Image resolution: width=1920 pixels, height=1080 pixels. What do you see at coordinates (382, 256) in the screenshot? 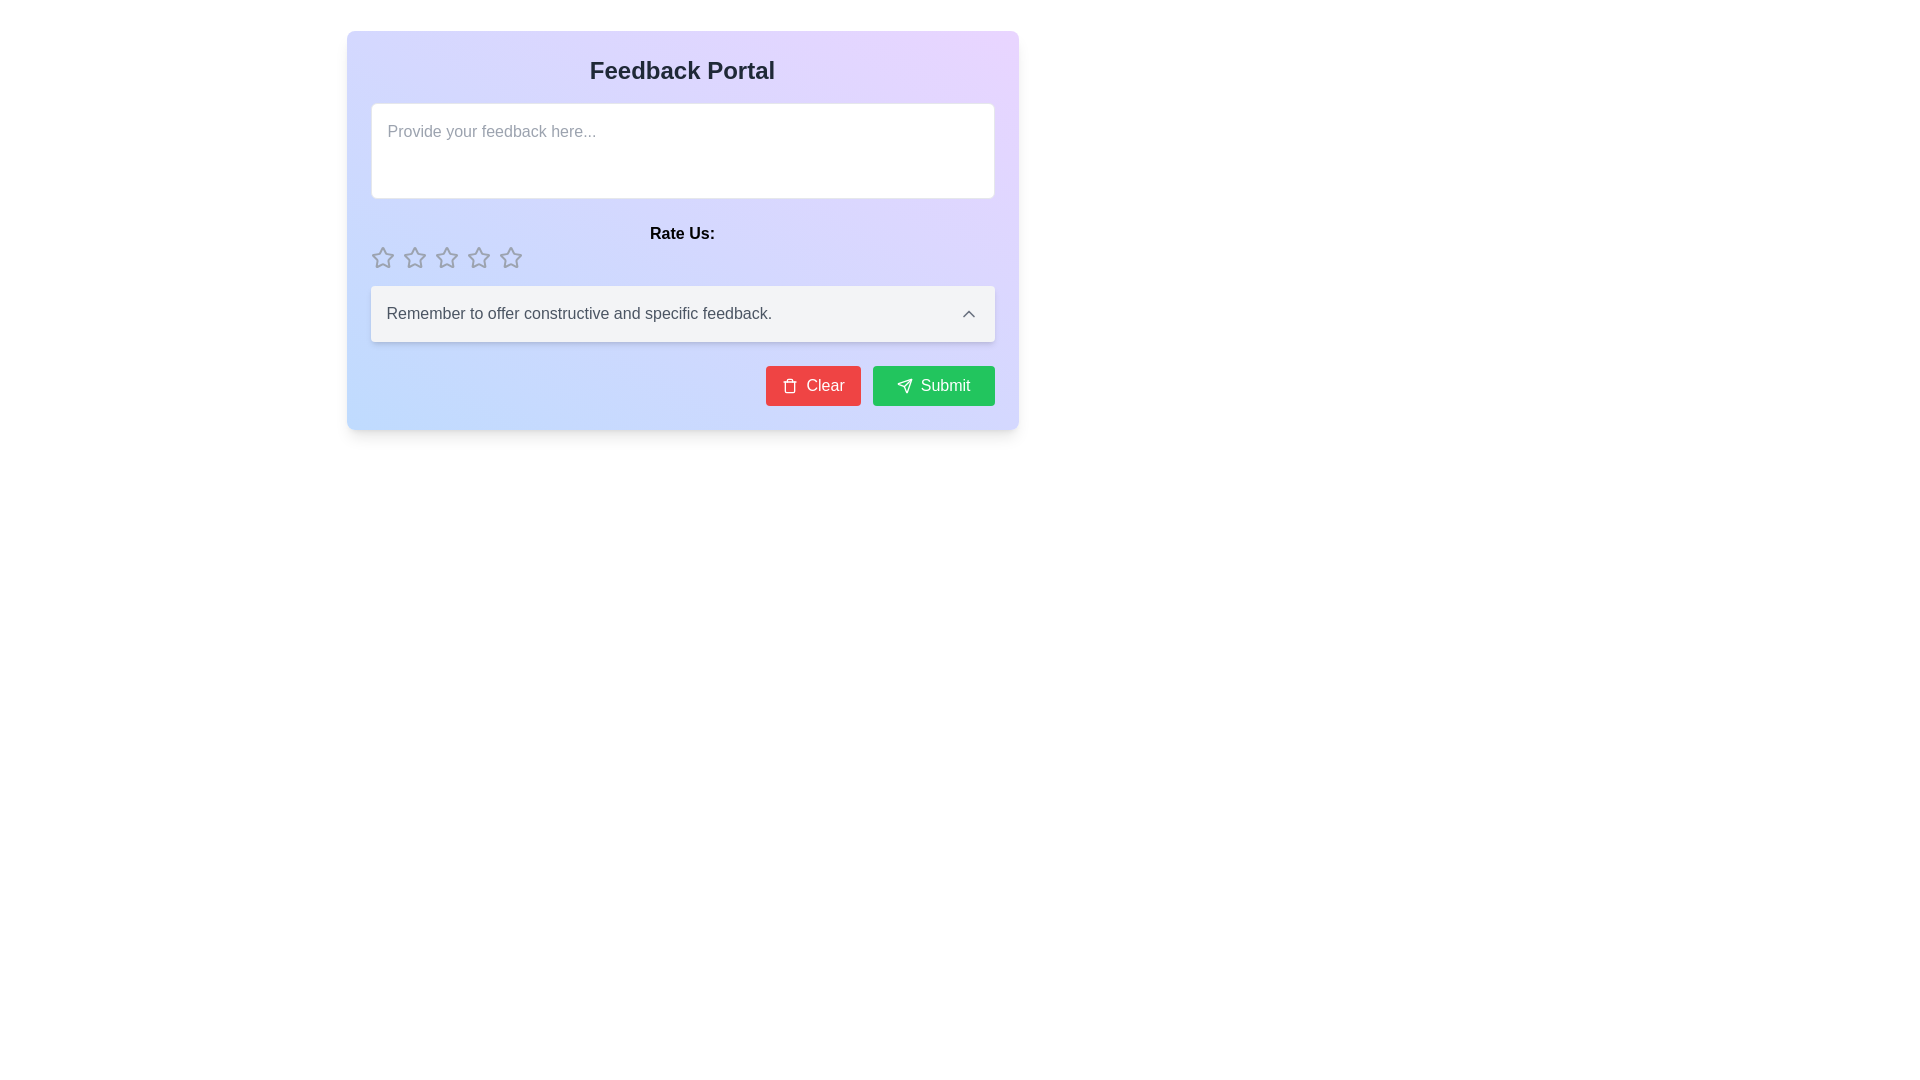
I see `the first star icon for rating, which allows users to provide a one-star rating` at bounding box center [382, 256].